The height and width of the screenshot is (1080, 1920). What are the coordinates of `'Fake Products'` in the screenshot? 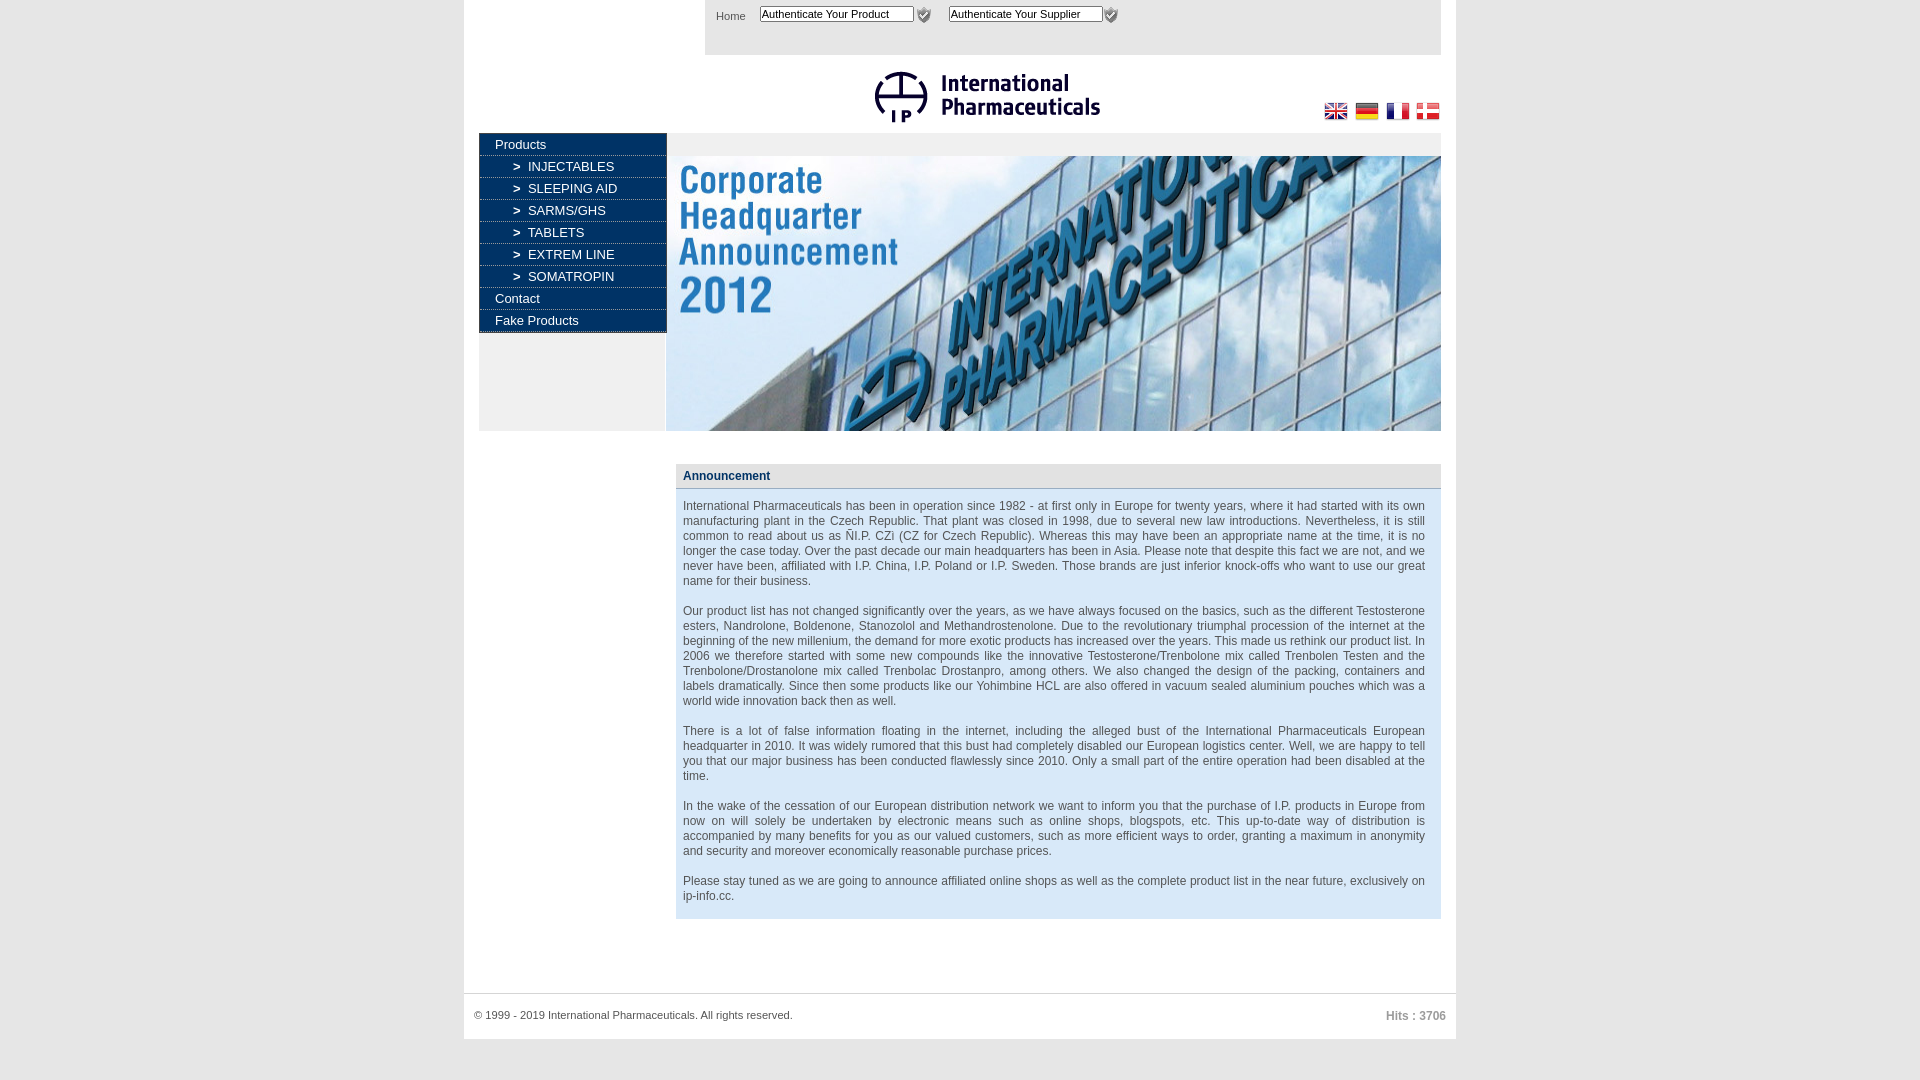 It's located at (480, 319).